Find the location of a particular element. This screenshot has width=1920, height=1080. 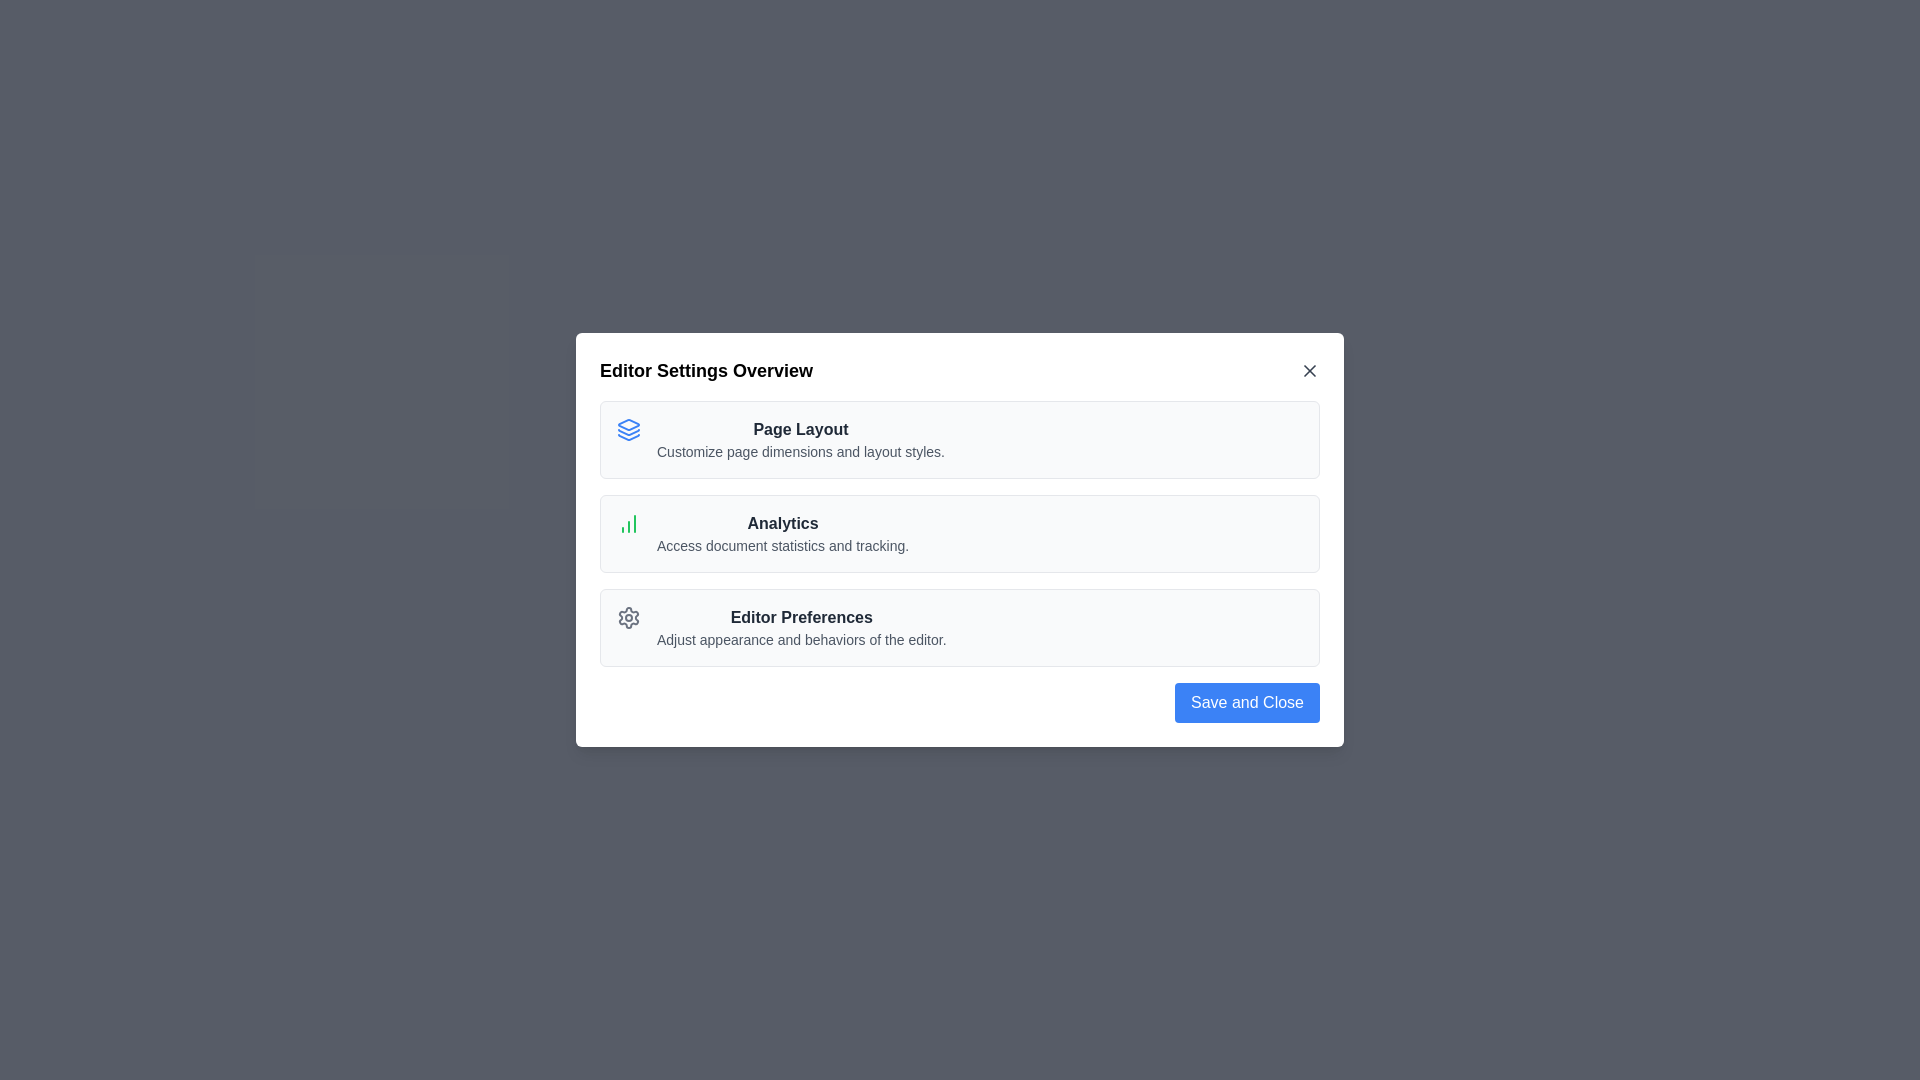

the option Page Layout to interact with it is located at coordinates (800, 438).